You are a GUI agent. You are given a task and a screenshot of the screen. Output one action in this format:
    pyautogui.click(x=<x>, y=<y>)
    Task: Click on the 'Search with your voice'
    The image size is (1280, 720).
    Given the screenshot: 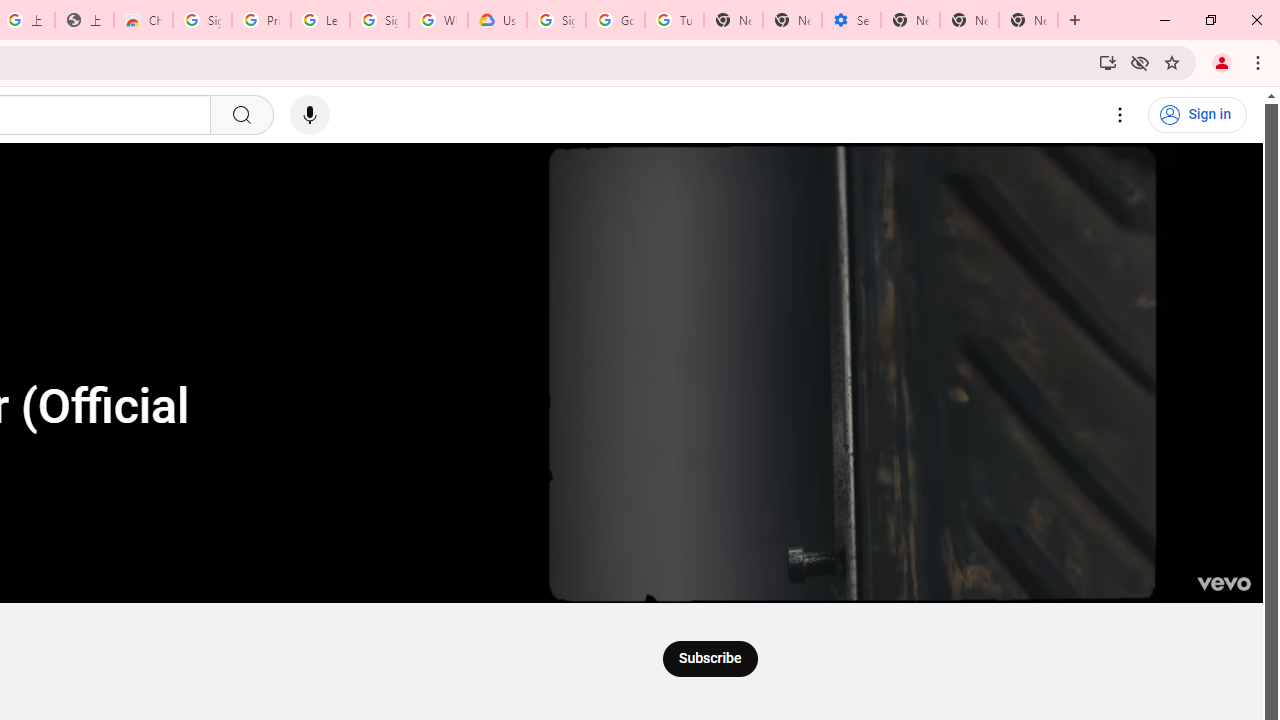 What is the action you would take?
    pyautogui.click(x=308, y=115)
    